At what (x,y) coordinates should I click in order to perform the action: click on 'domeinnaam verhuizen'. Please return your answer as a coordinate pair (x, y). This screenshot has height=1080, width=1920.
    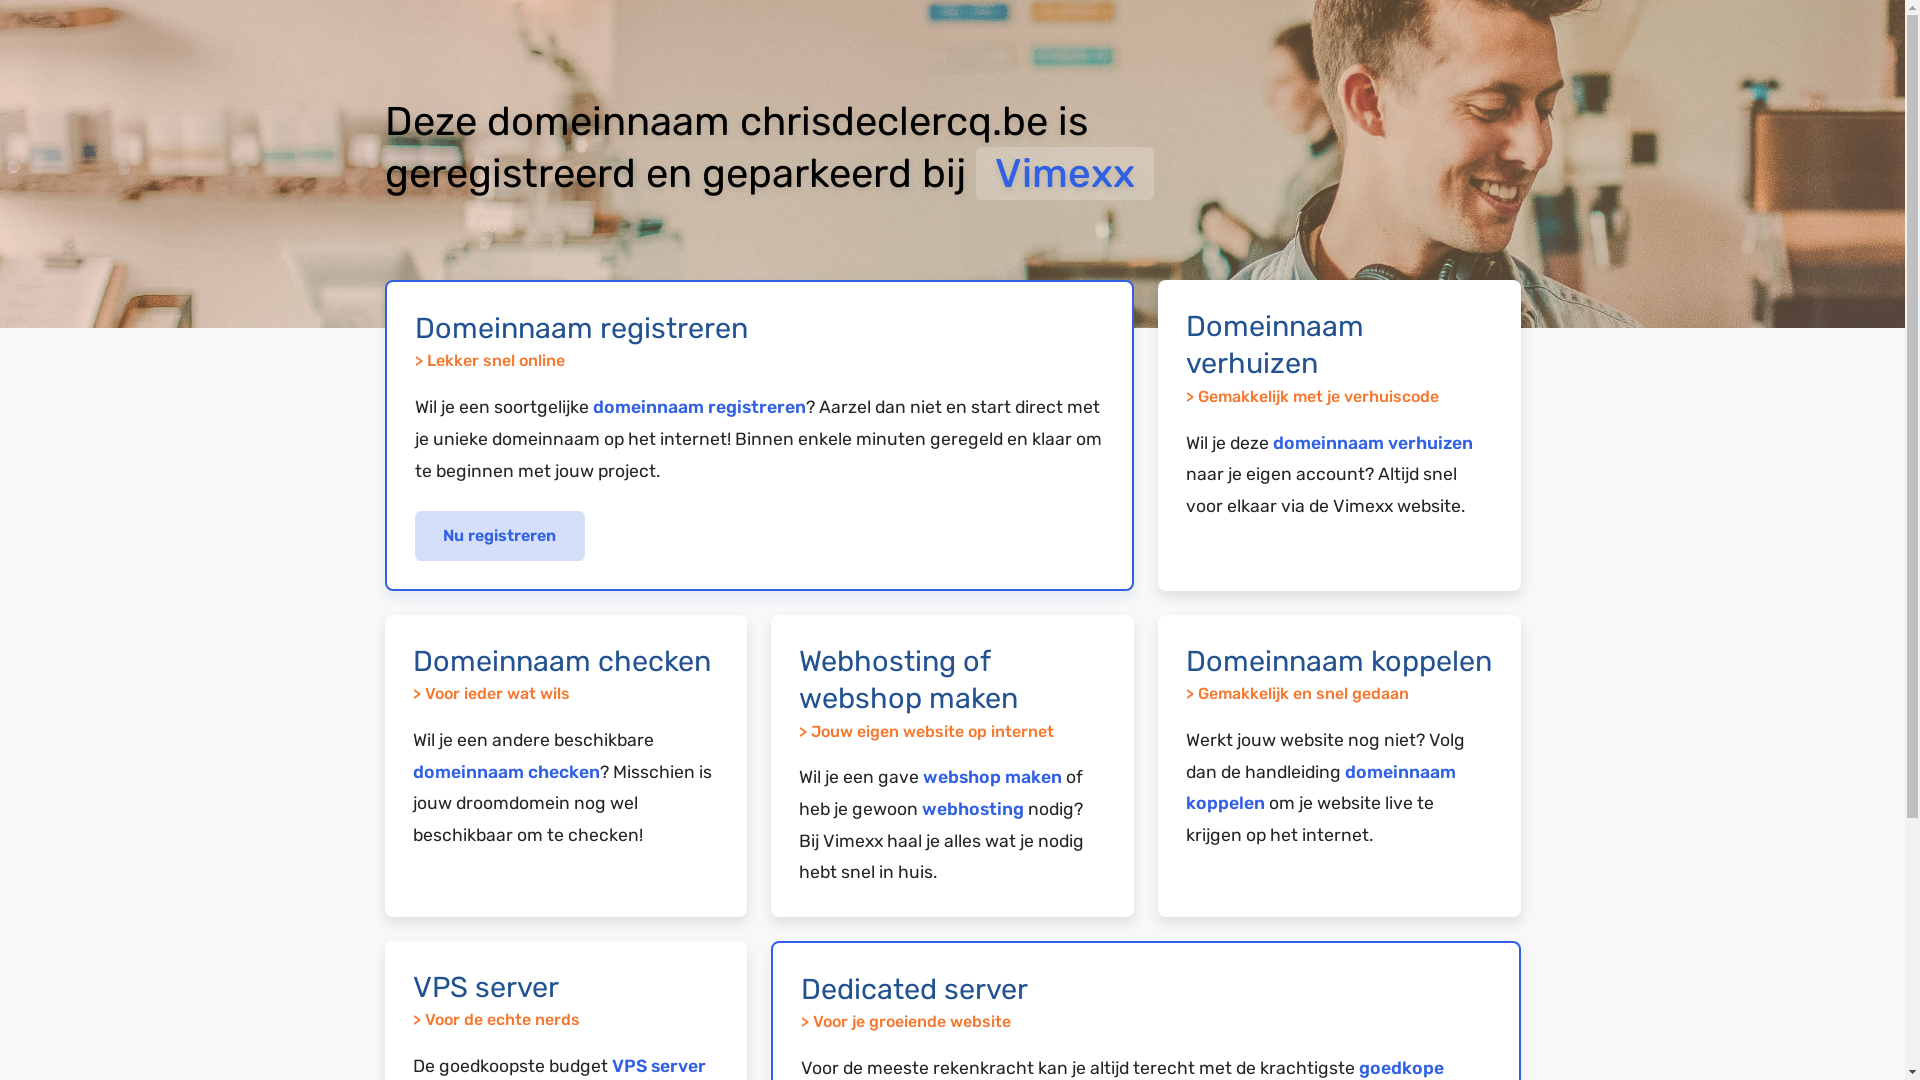
    Looking at the image, I should click on (1371, 442).